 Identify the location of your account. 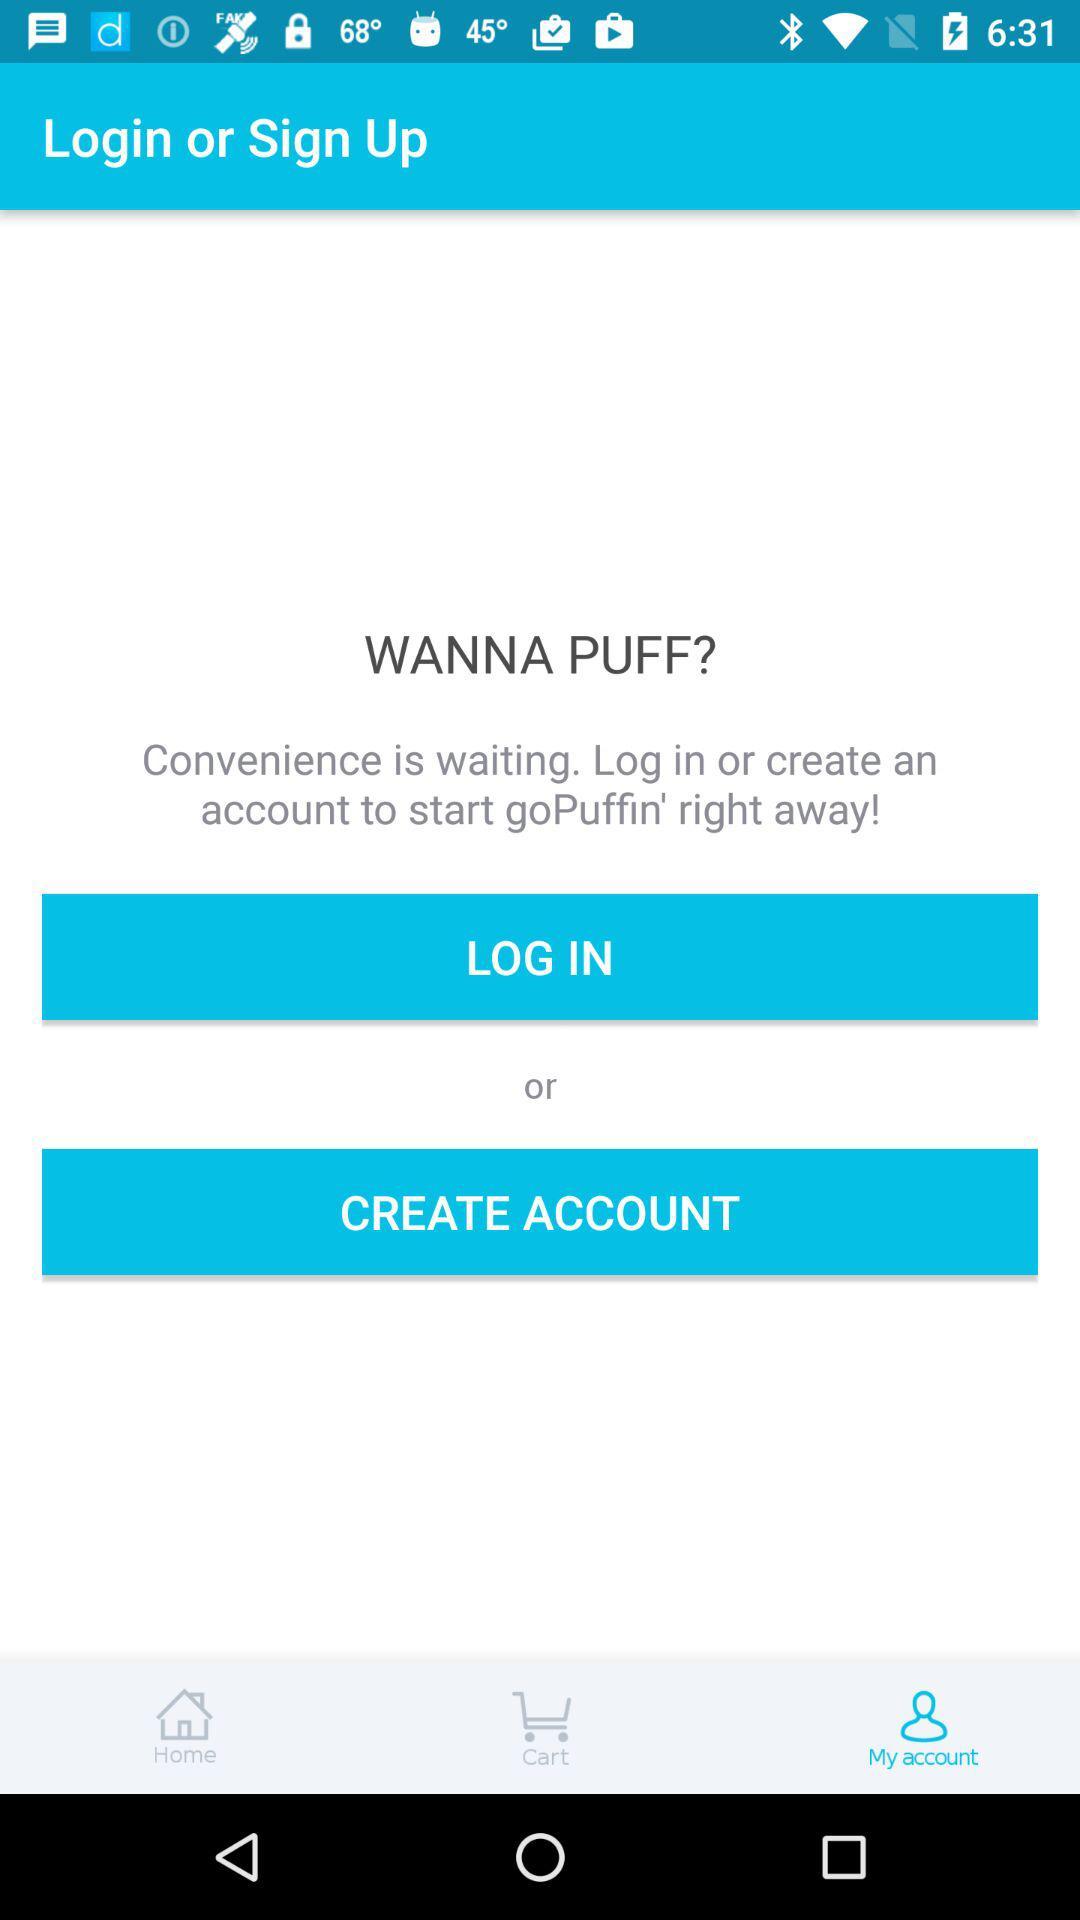
(898, 1727).